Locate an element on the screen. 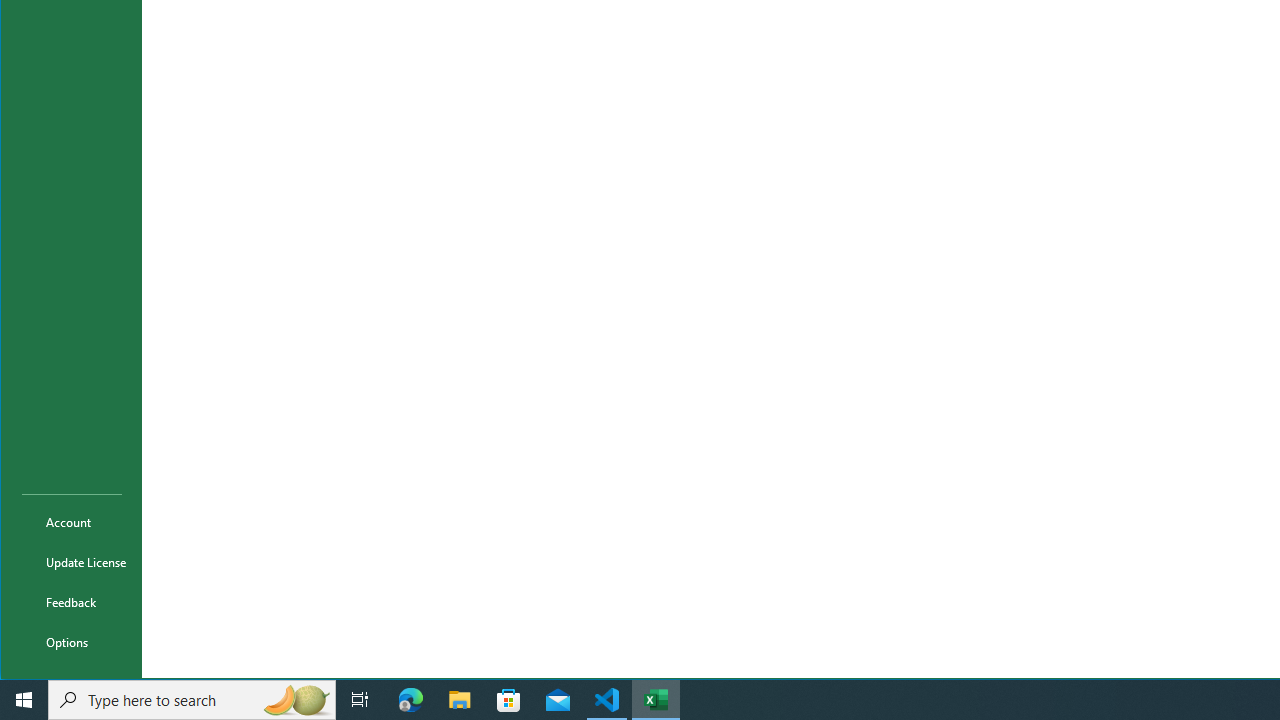 Image resolution: width=1280 pixels, height=720 pixels. 'Microsoft Edge' is located at coordinates (410, 698).